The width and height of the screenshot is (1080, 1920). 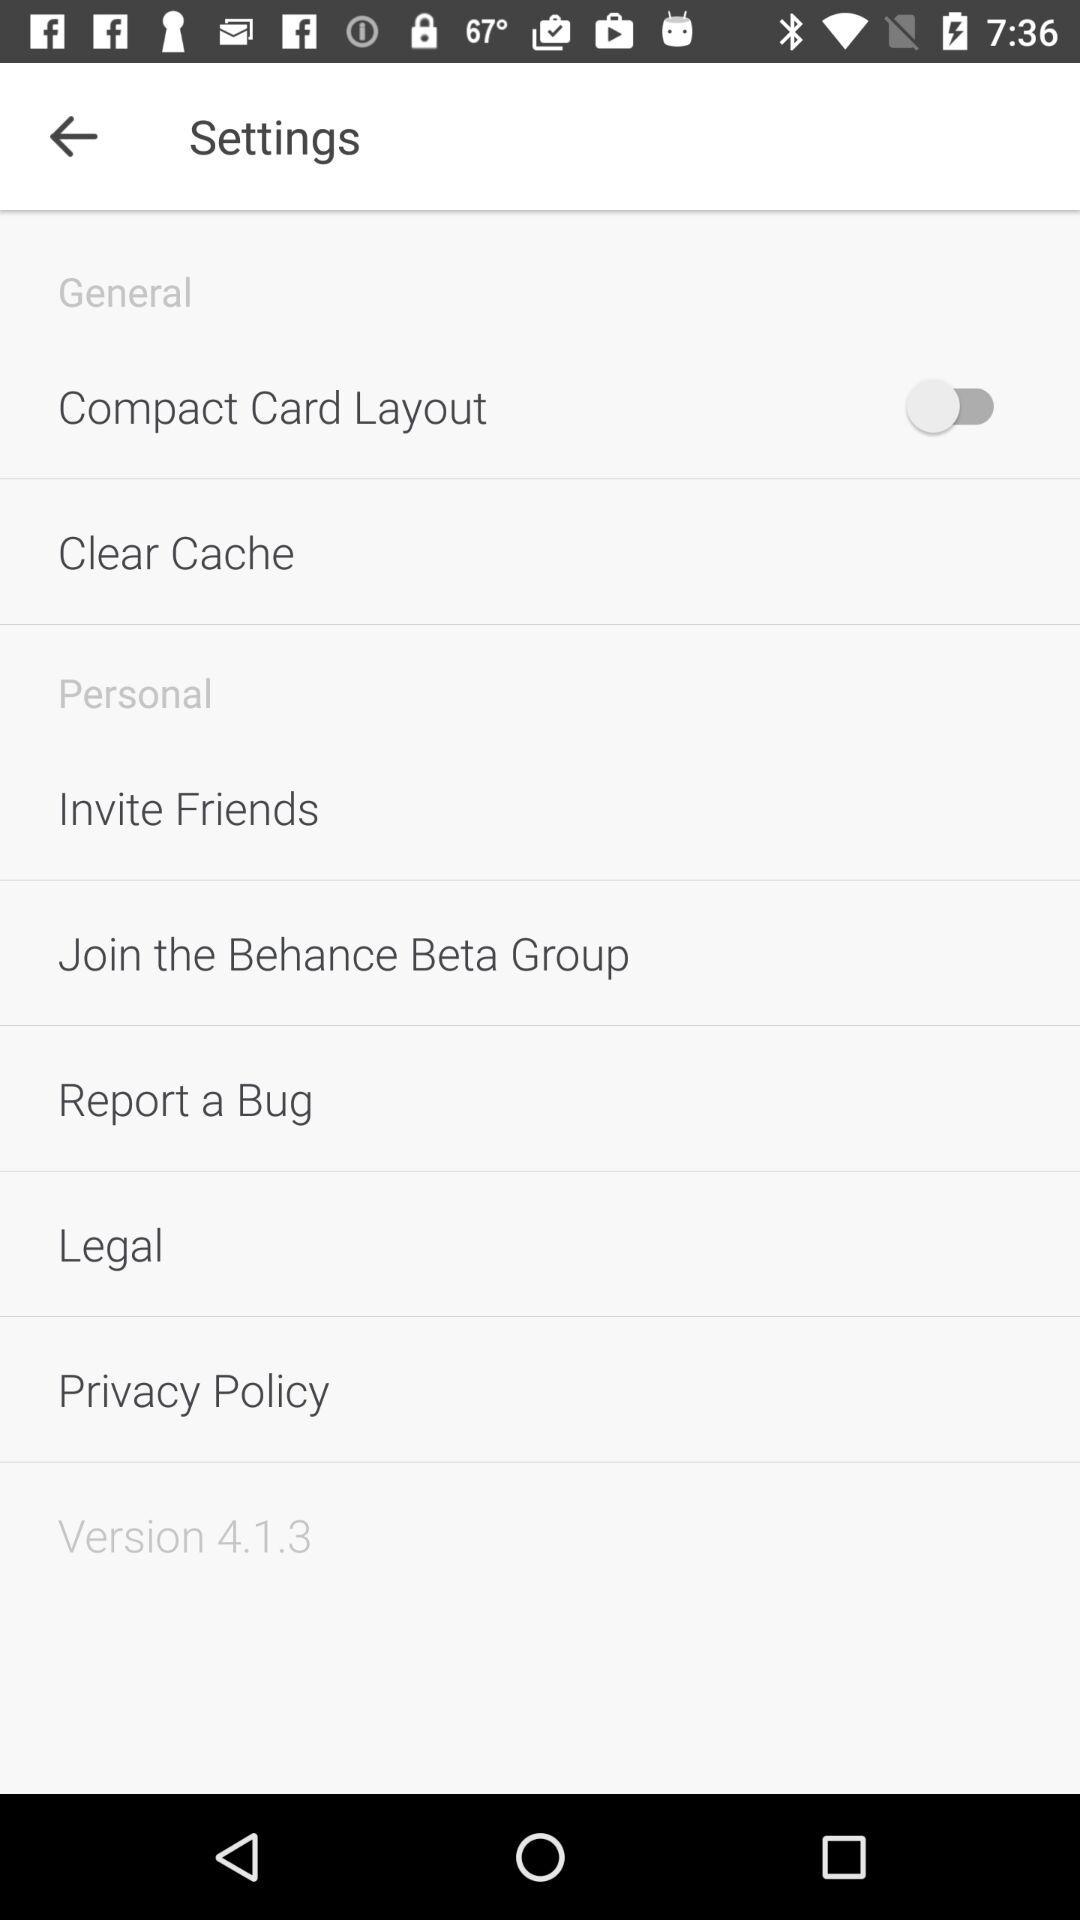 What do you see at coordinates (959, 405) in the screenshot?
I see `compact card layout` at bounding box center [959, 405].